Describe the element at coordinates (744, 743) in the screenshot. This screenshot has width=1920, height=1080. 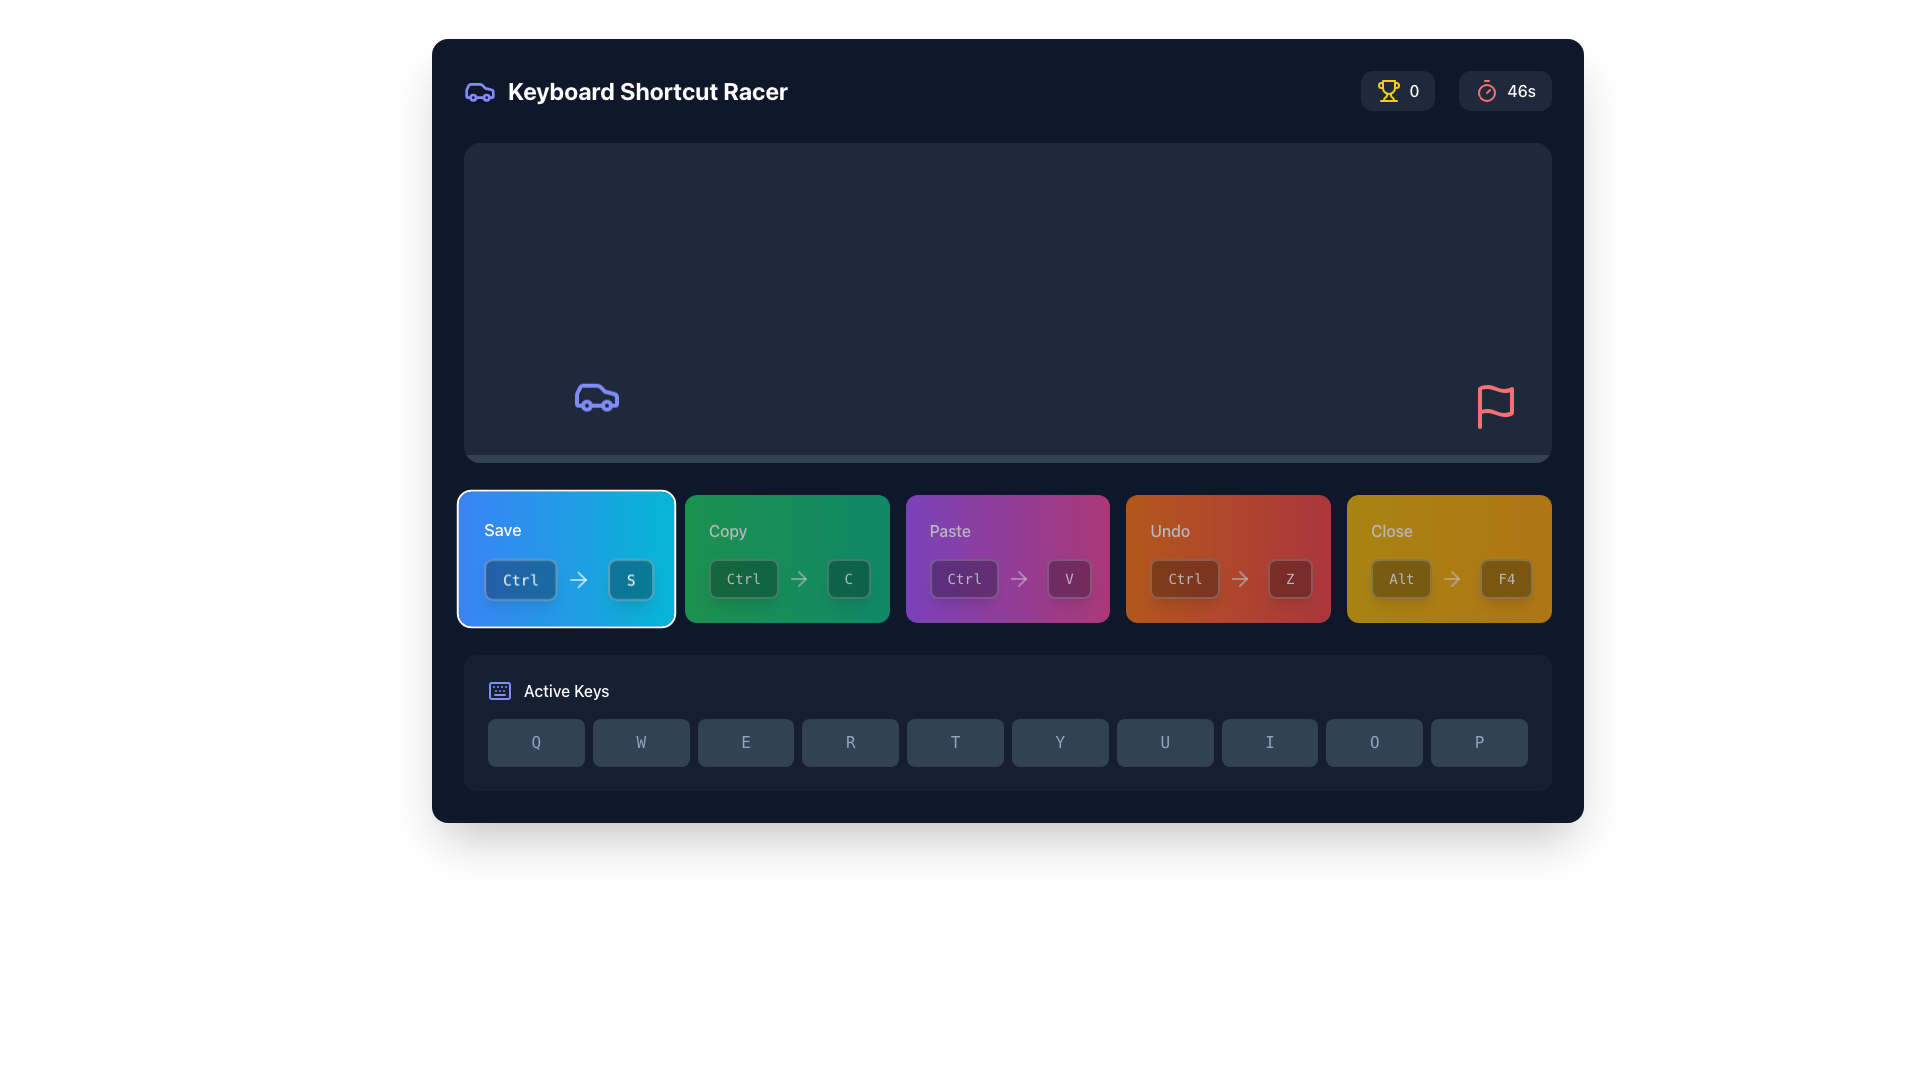
I see `the 'E' key button in the 'Active Keys' section` at that location.